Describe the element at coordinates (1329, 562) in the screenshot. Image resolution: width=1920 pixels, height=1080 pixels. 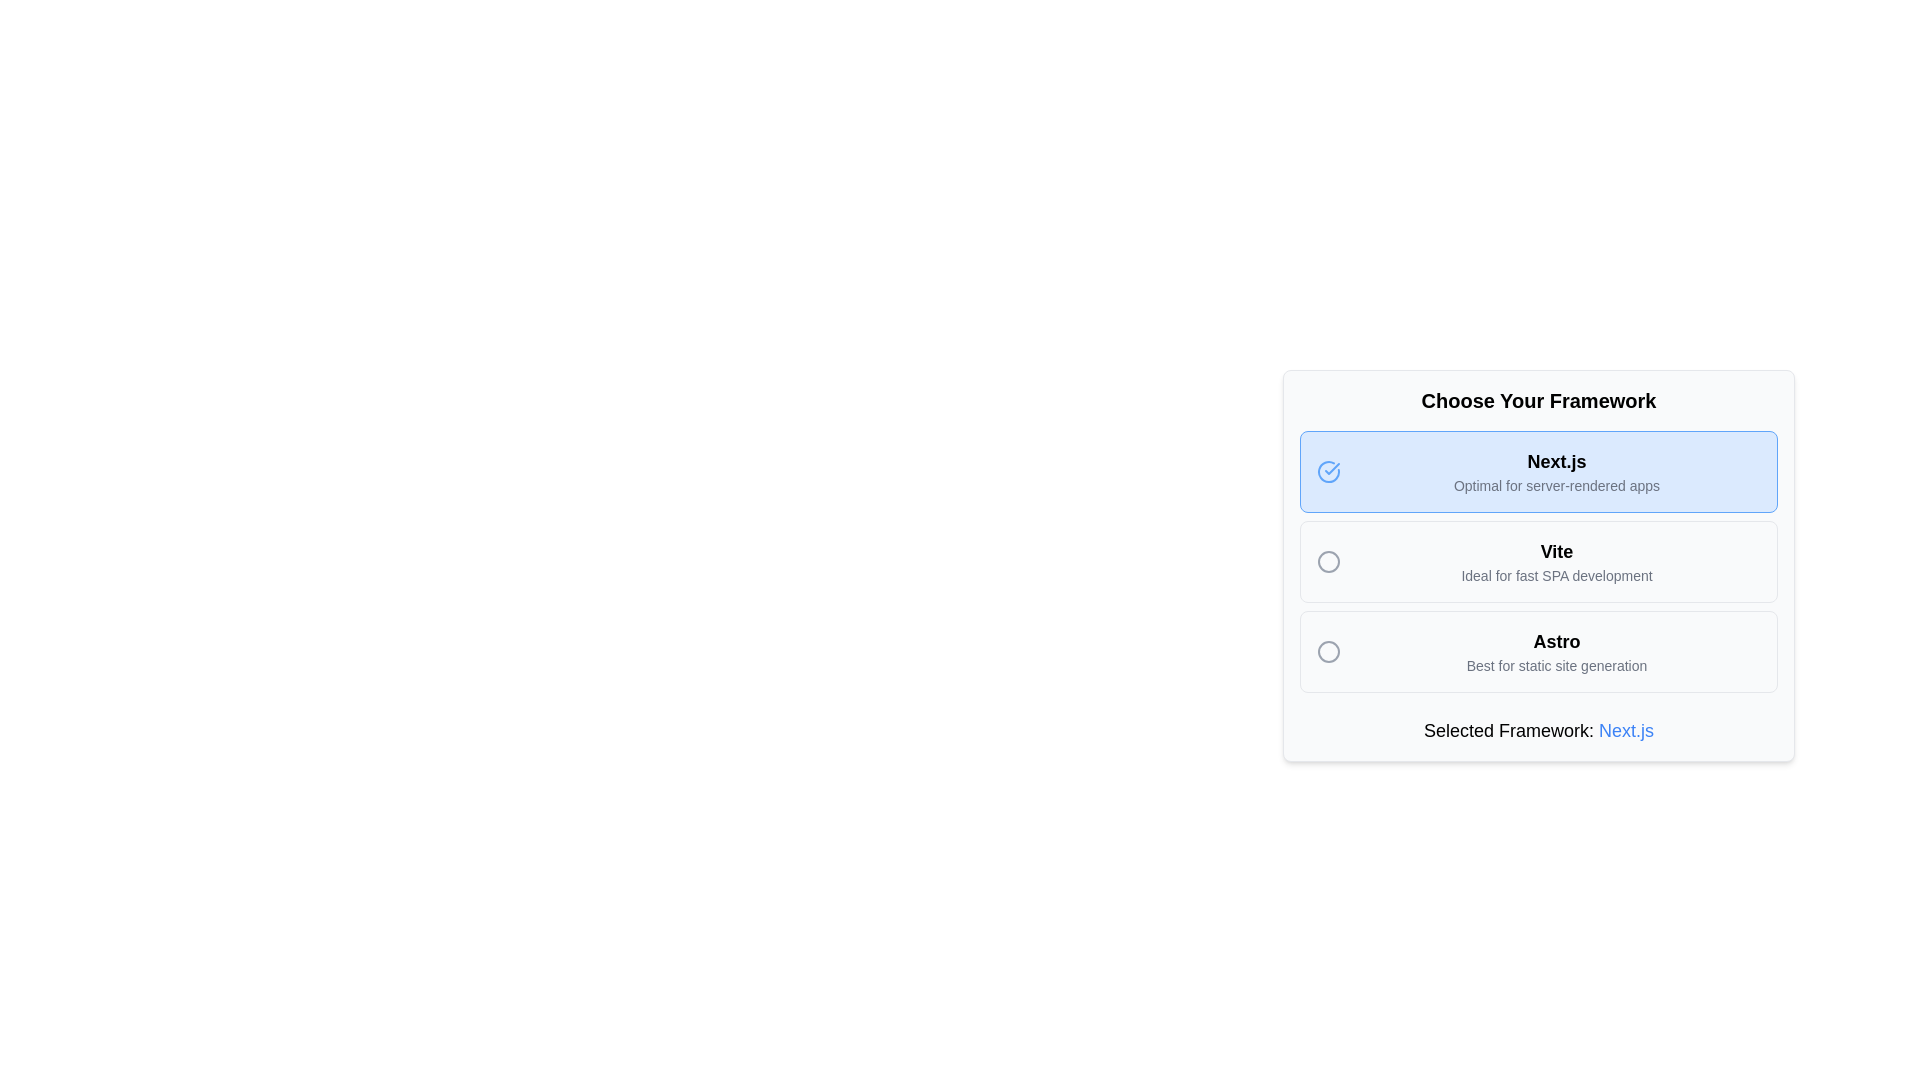
I see `the radio button indicator (circle) for the 'Vite' framework option` at that location.